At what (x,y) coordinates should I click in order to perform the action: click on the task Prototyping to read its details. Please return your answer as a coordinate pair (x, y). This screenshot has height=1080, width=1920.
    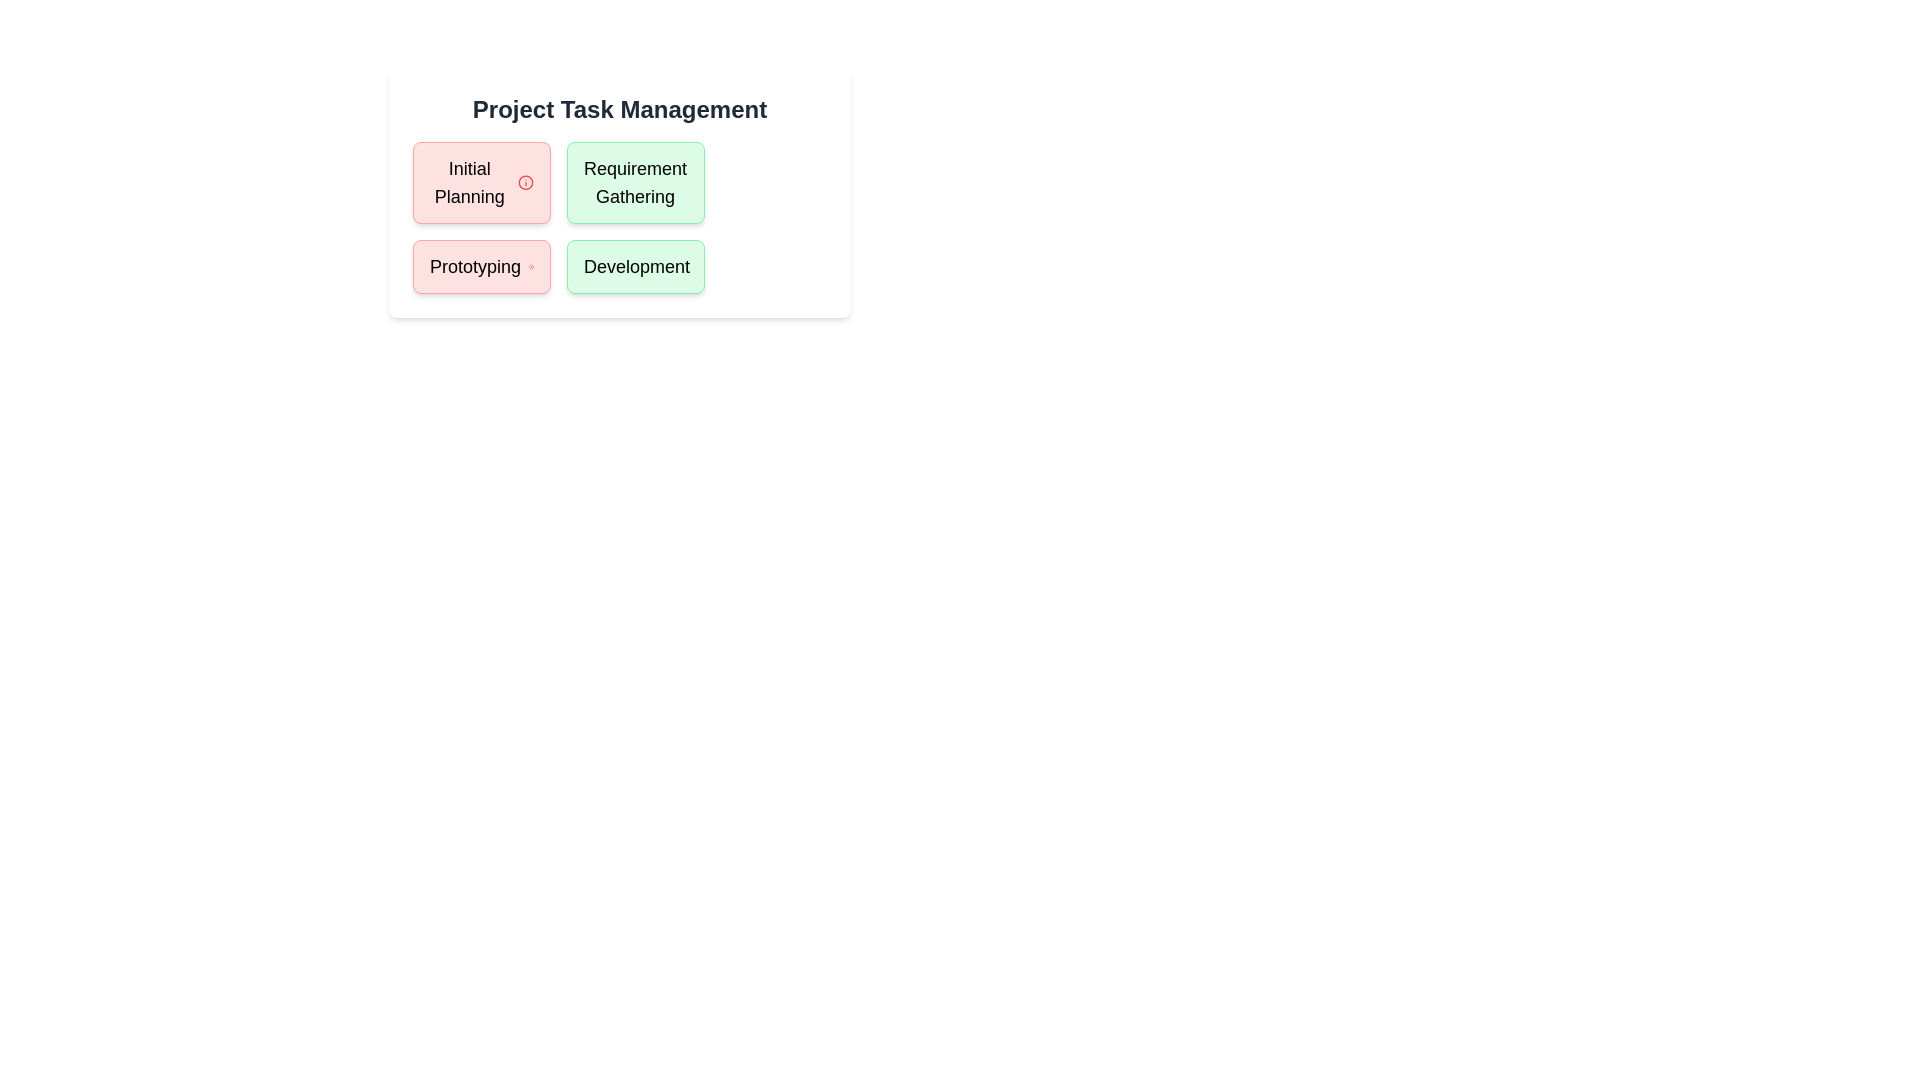
    Looking at the image, I should click on (481, 265).